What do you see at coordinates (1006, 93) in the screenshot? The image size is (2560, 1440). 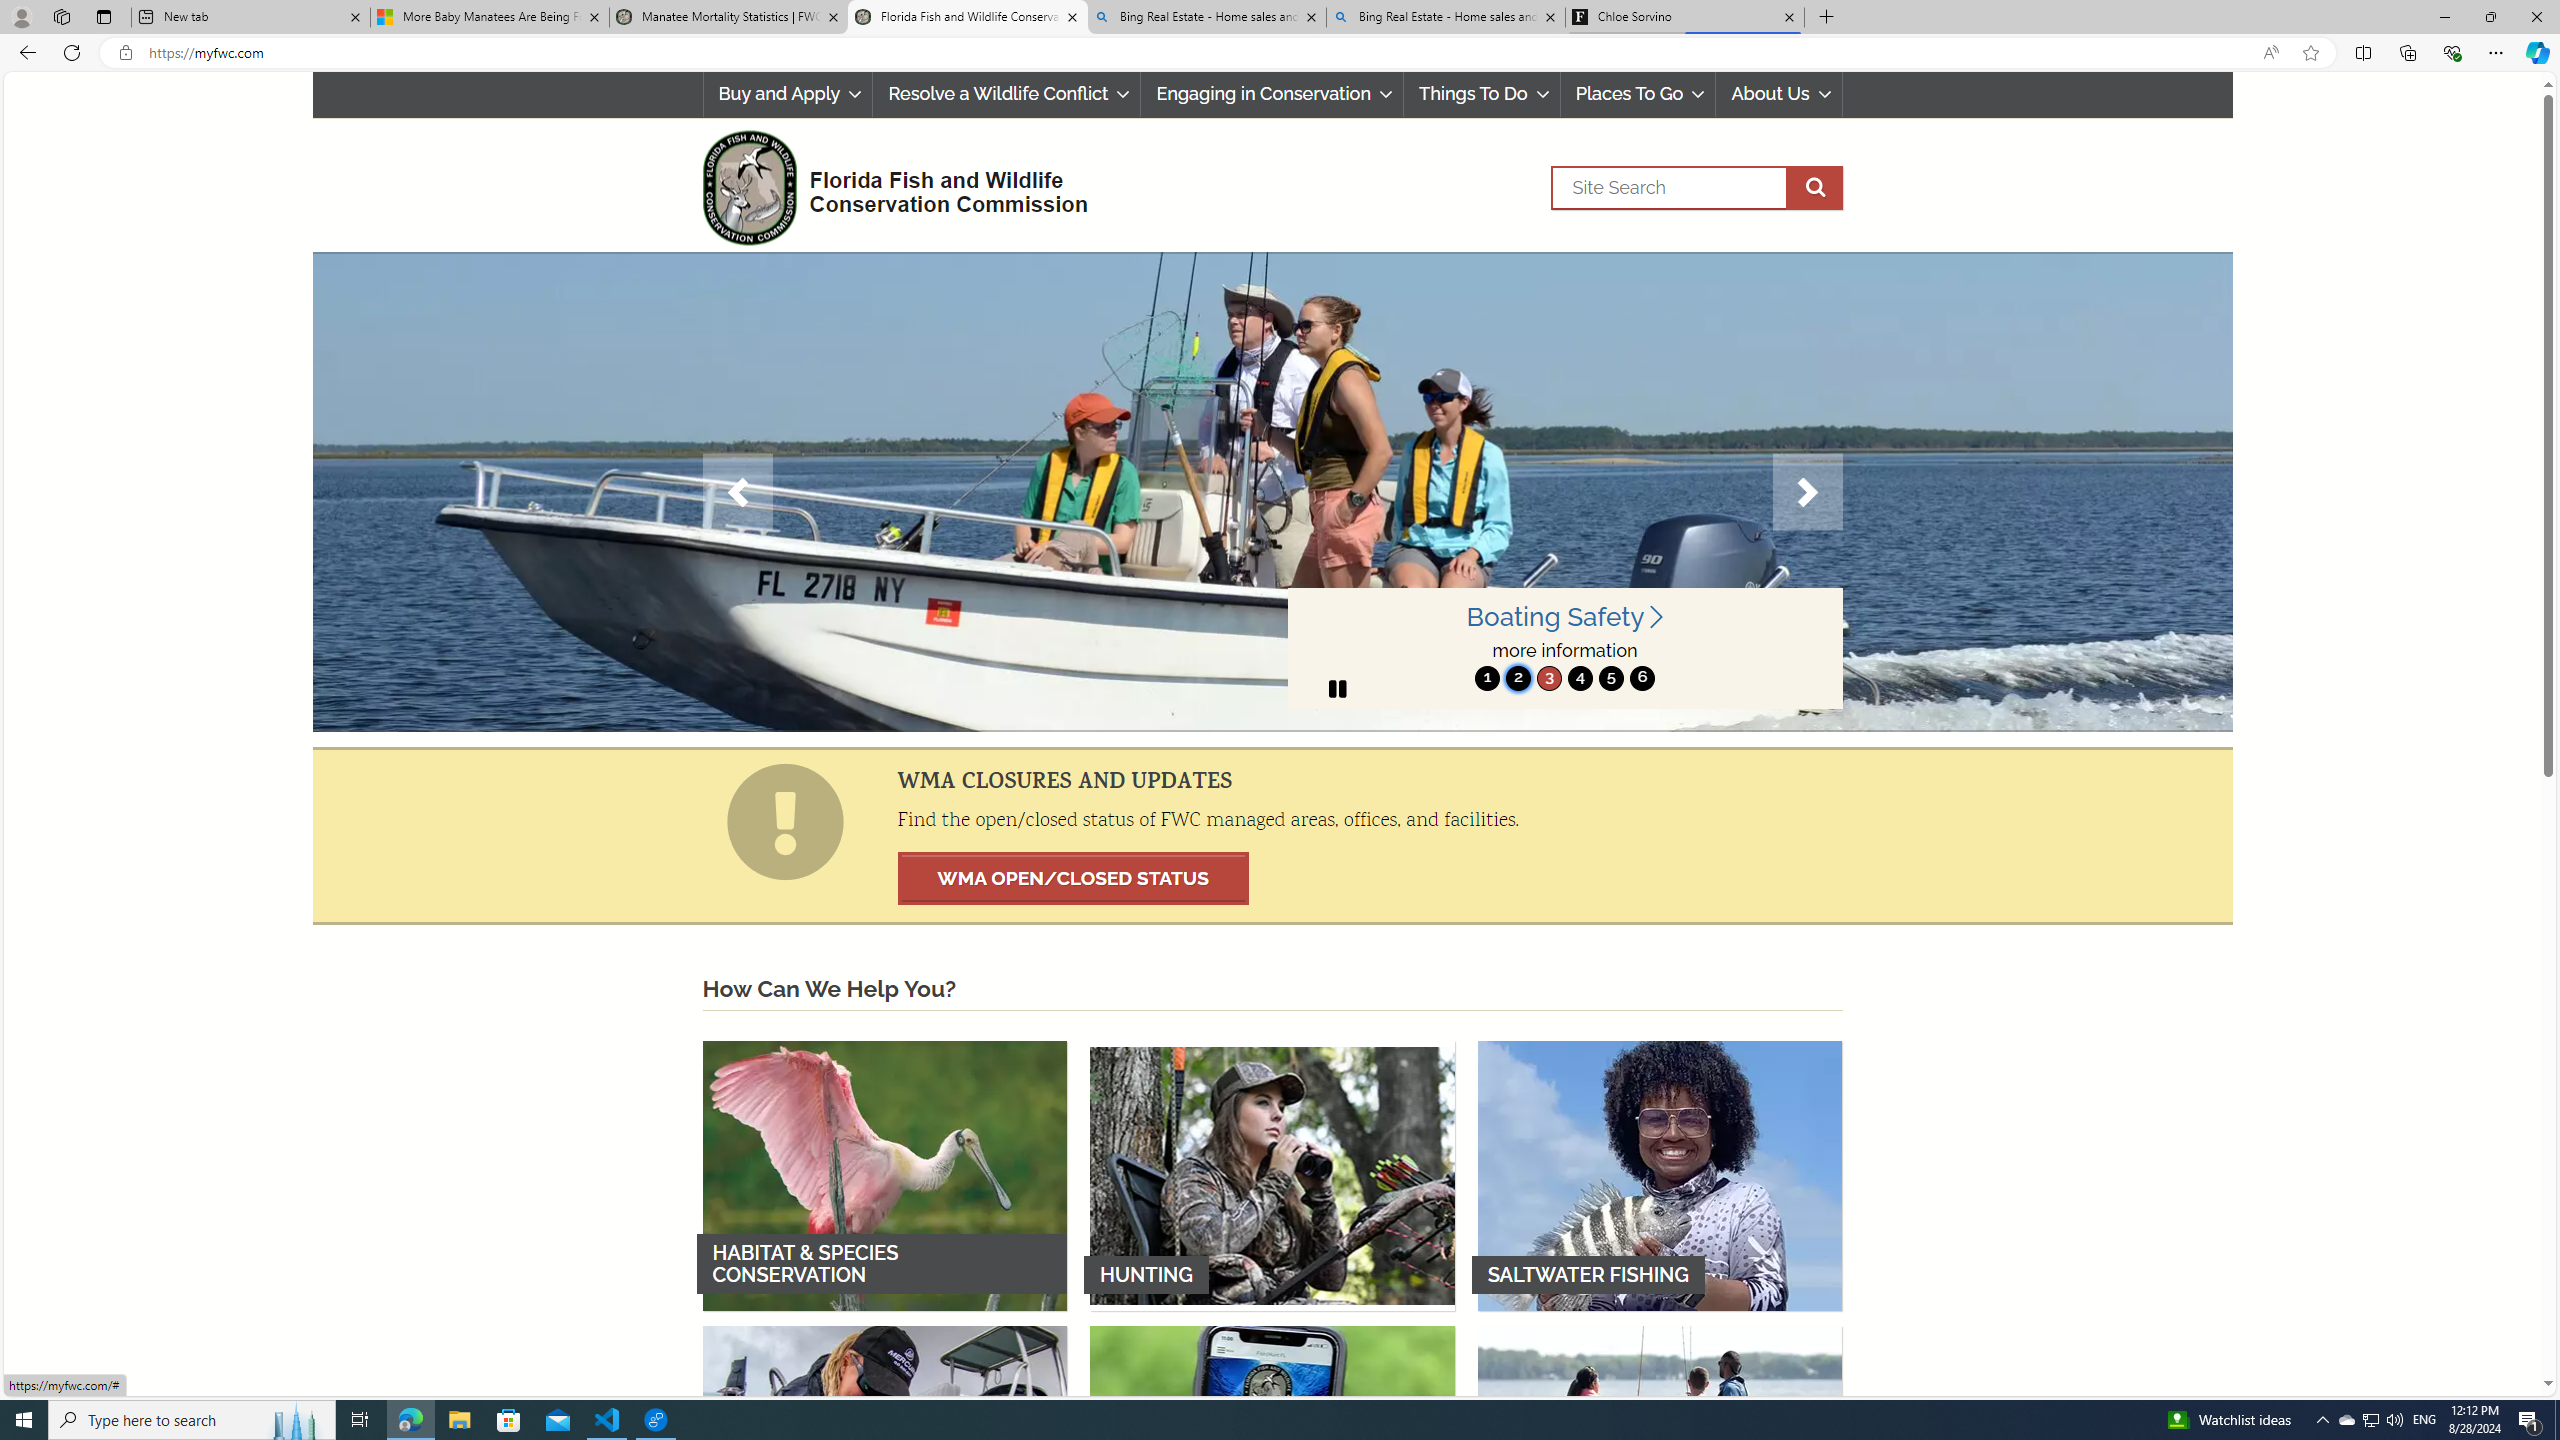 I see `'Resolve a Wildlife Conflict'` at bounding box center [1006, 93].